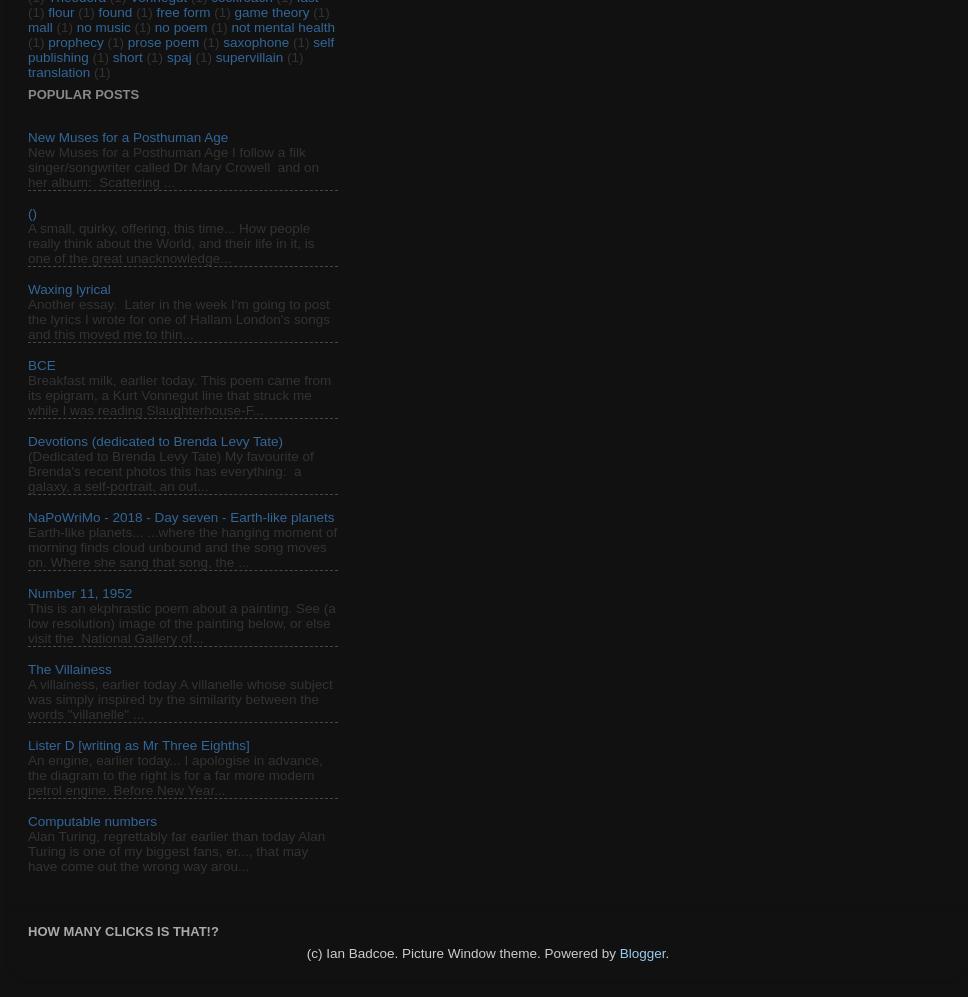 The width and height of the screenshot is (968, 997). Describe the element at coordinates (181, 622) in the screenshot. I see `'This is an ekphrastic  poem about a painting.    See (a low resolution) image of the painting below, or else visit the  National Gallery of...'` at that location.